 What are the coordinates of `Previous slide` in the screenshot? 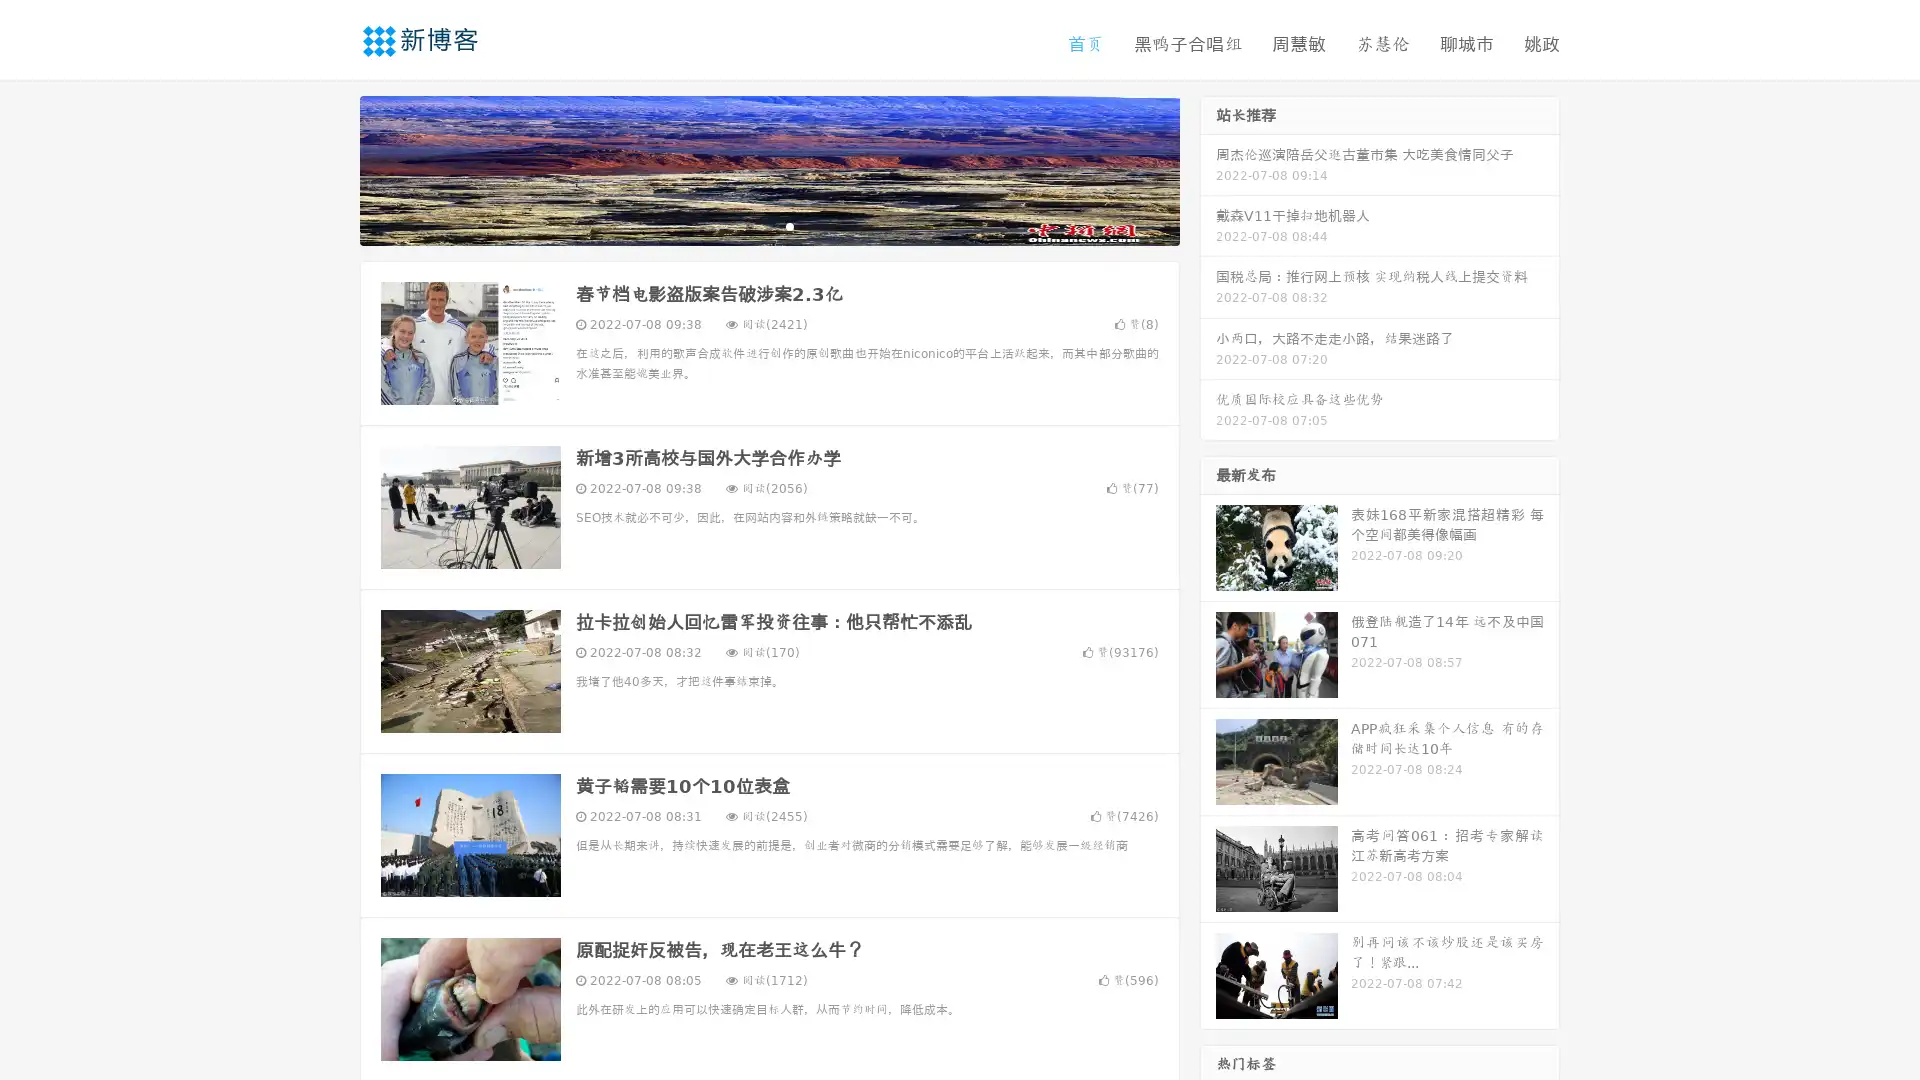 It's located at (330, 168).